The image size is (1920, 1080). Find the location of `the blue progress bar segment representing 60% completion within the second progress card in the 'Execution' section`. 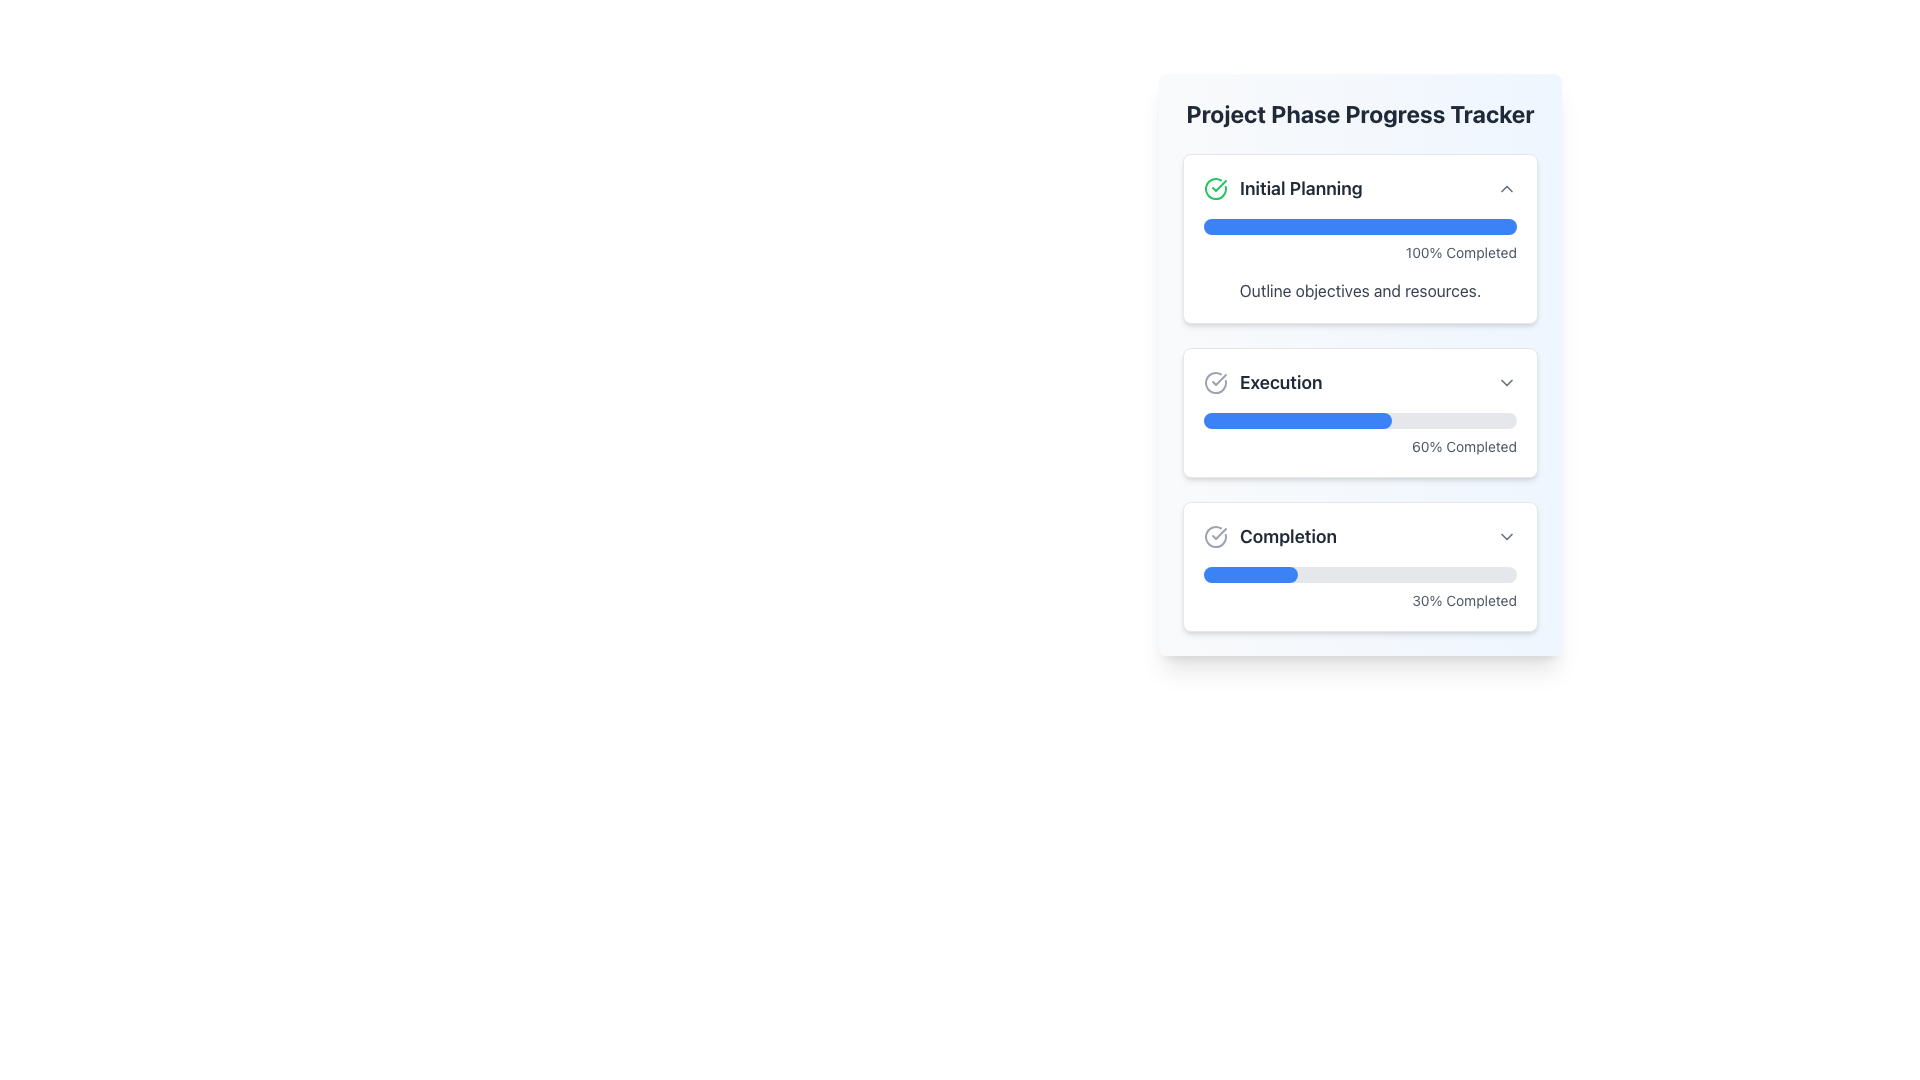

the blue progress bar segment representing 60% completion within the second progress card in the 'Execution' section is located at coordinates (1297, 419).